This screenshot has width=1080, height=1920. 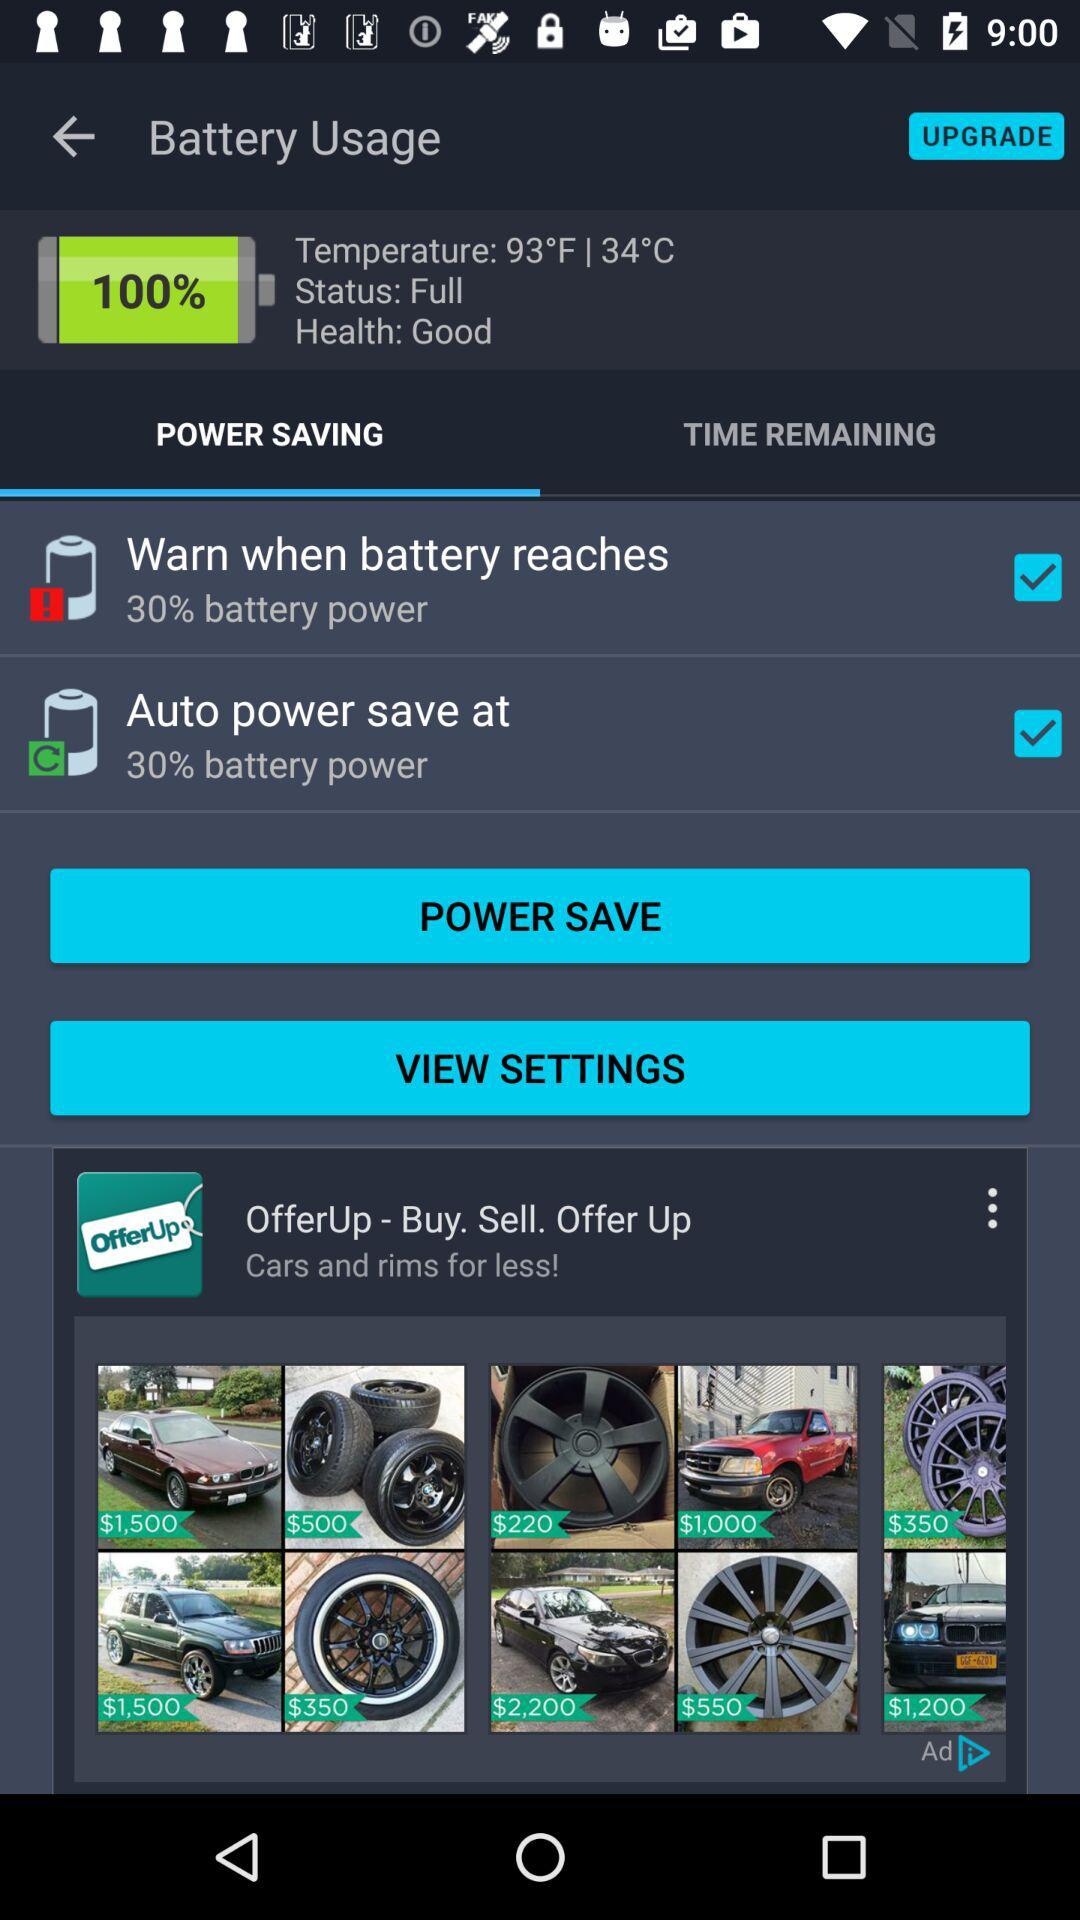 I want to click on an icon, so click(x=674, y=1547).